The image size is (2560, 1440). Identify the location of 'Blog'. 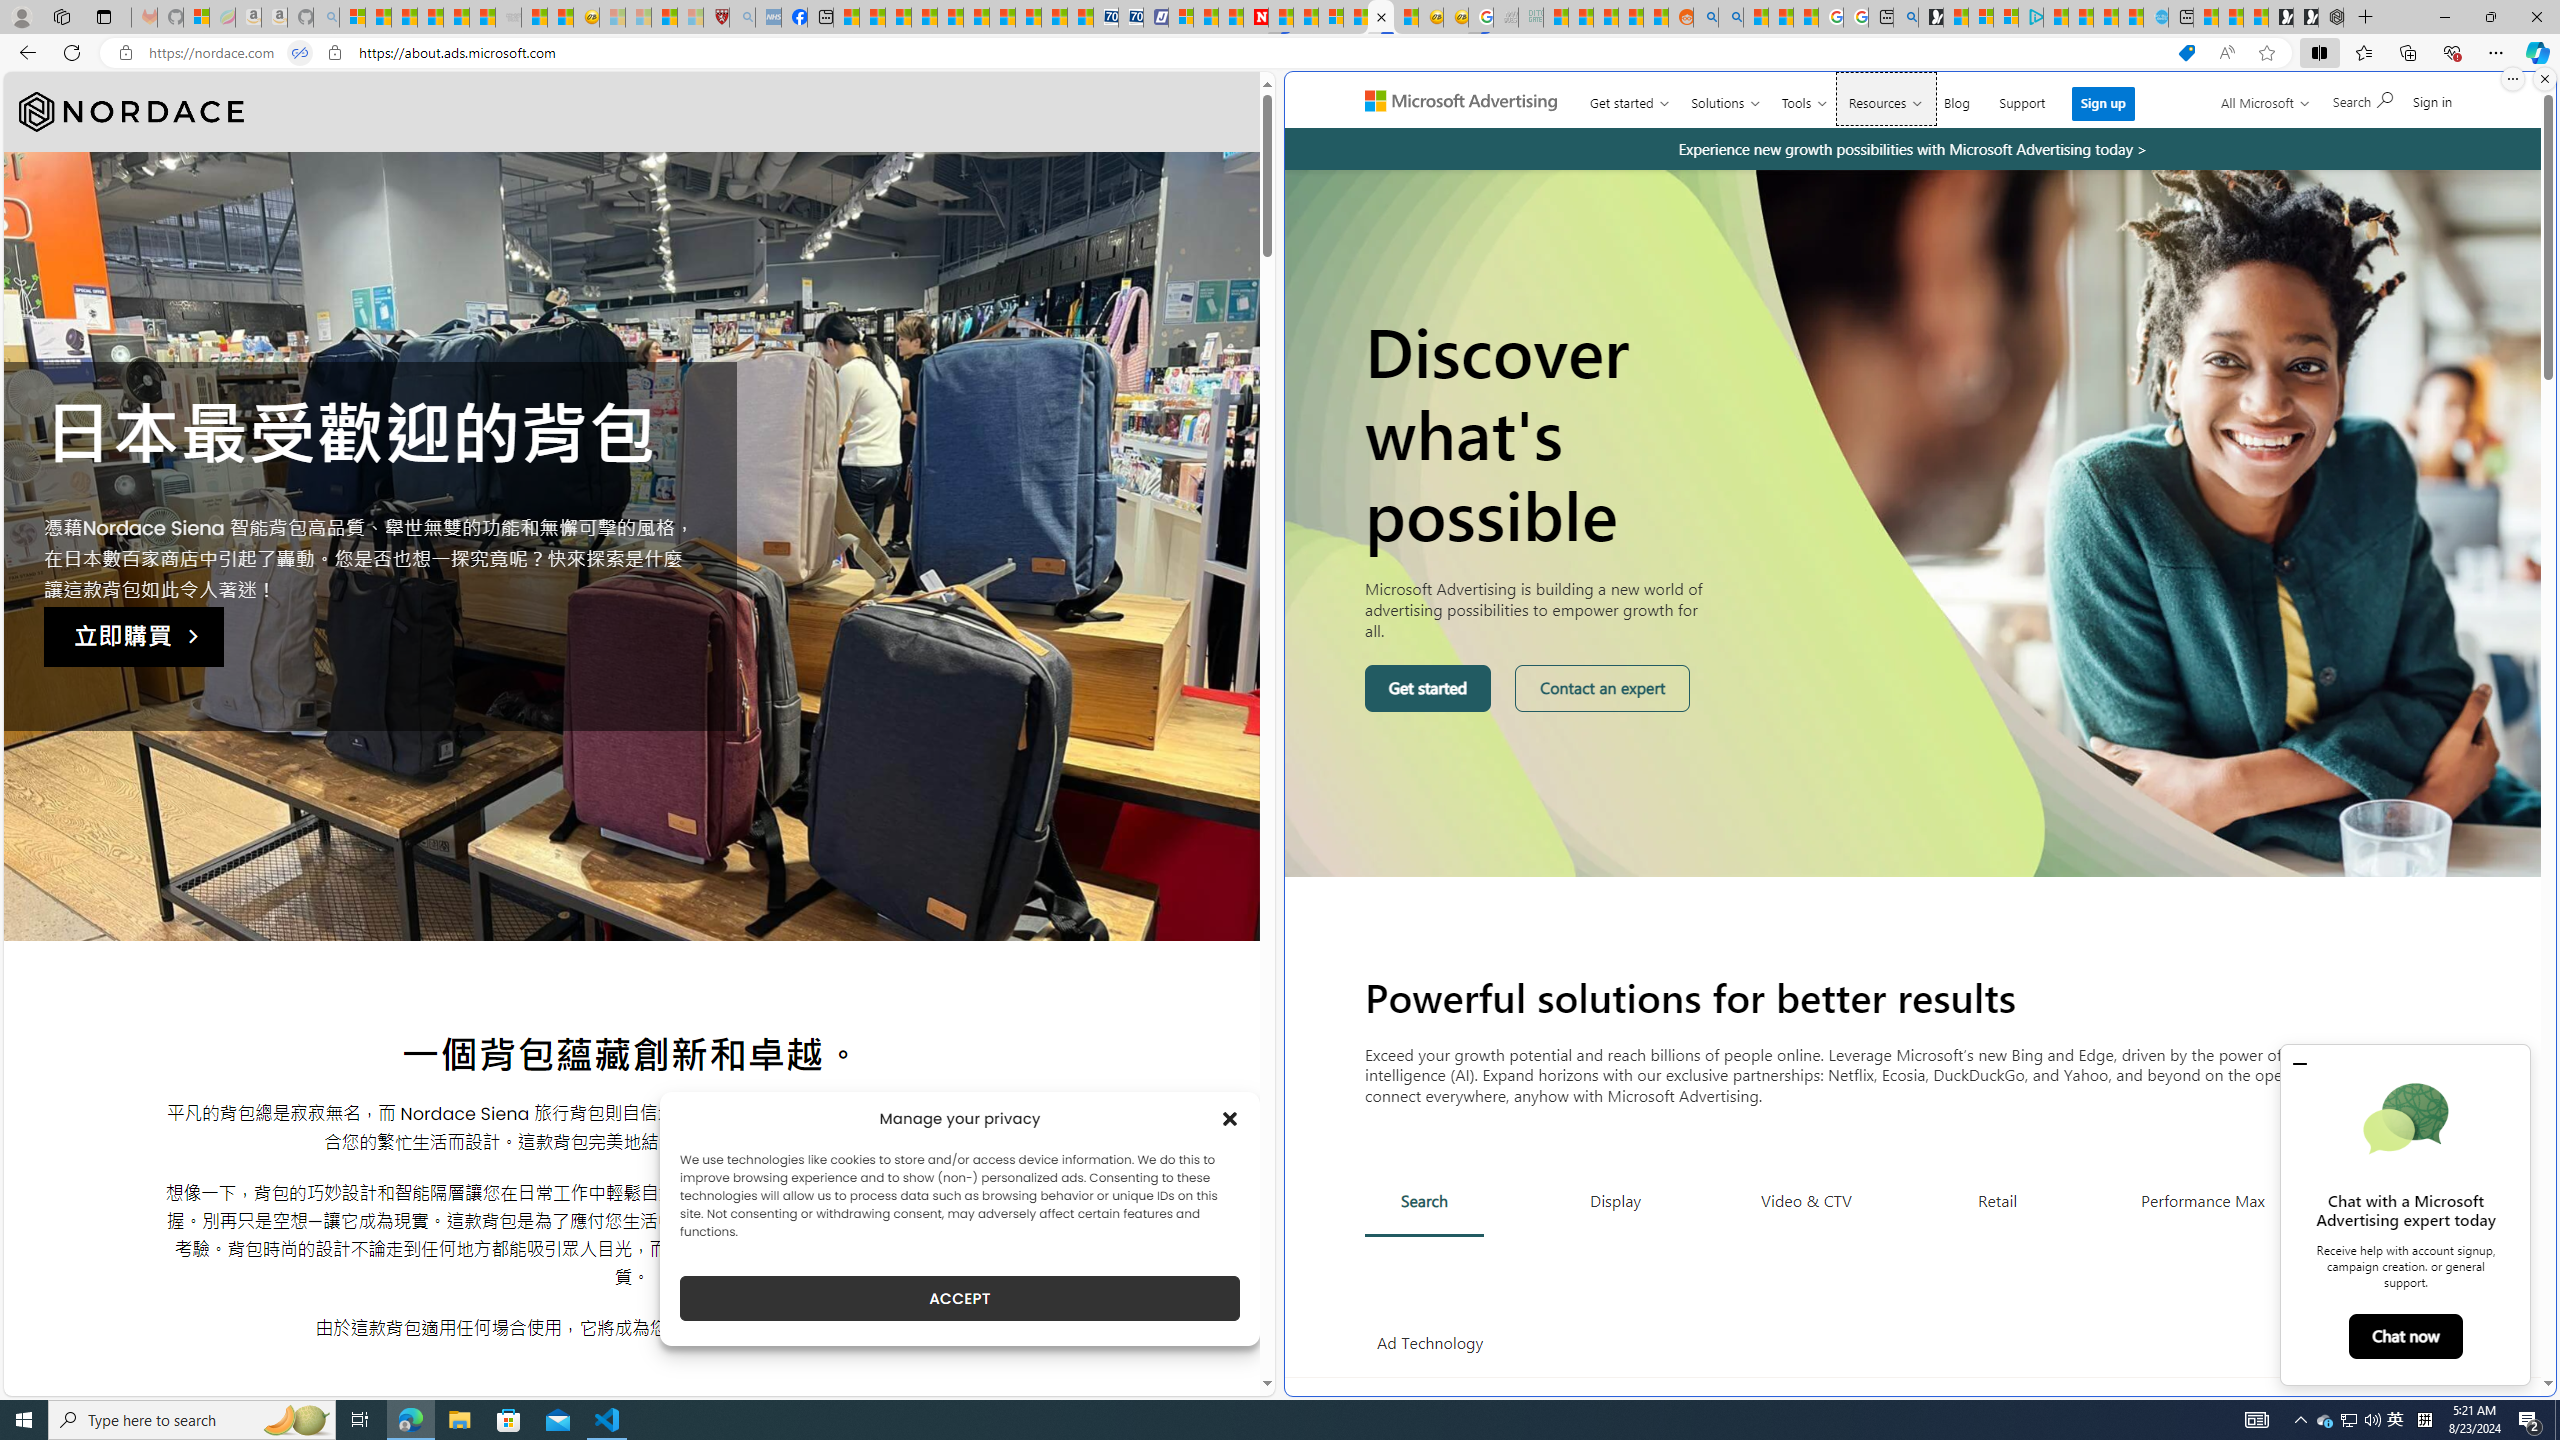
(1956, 99).